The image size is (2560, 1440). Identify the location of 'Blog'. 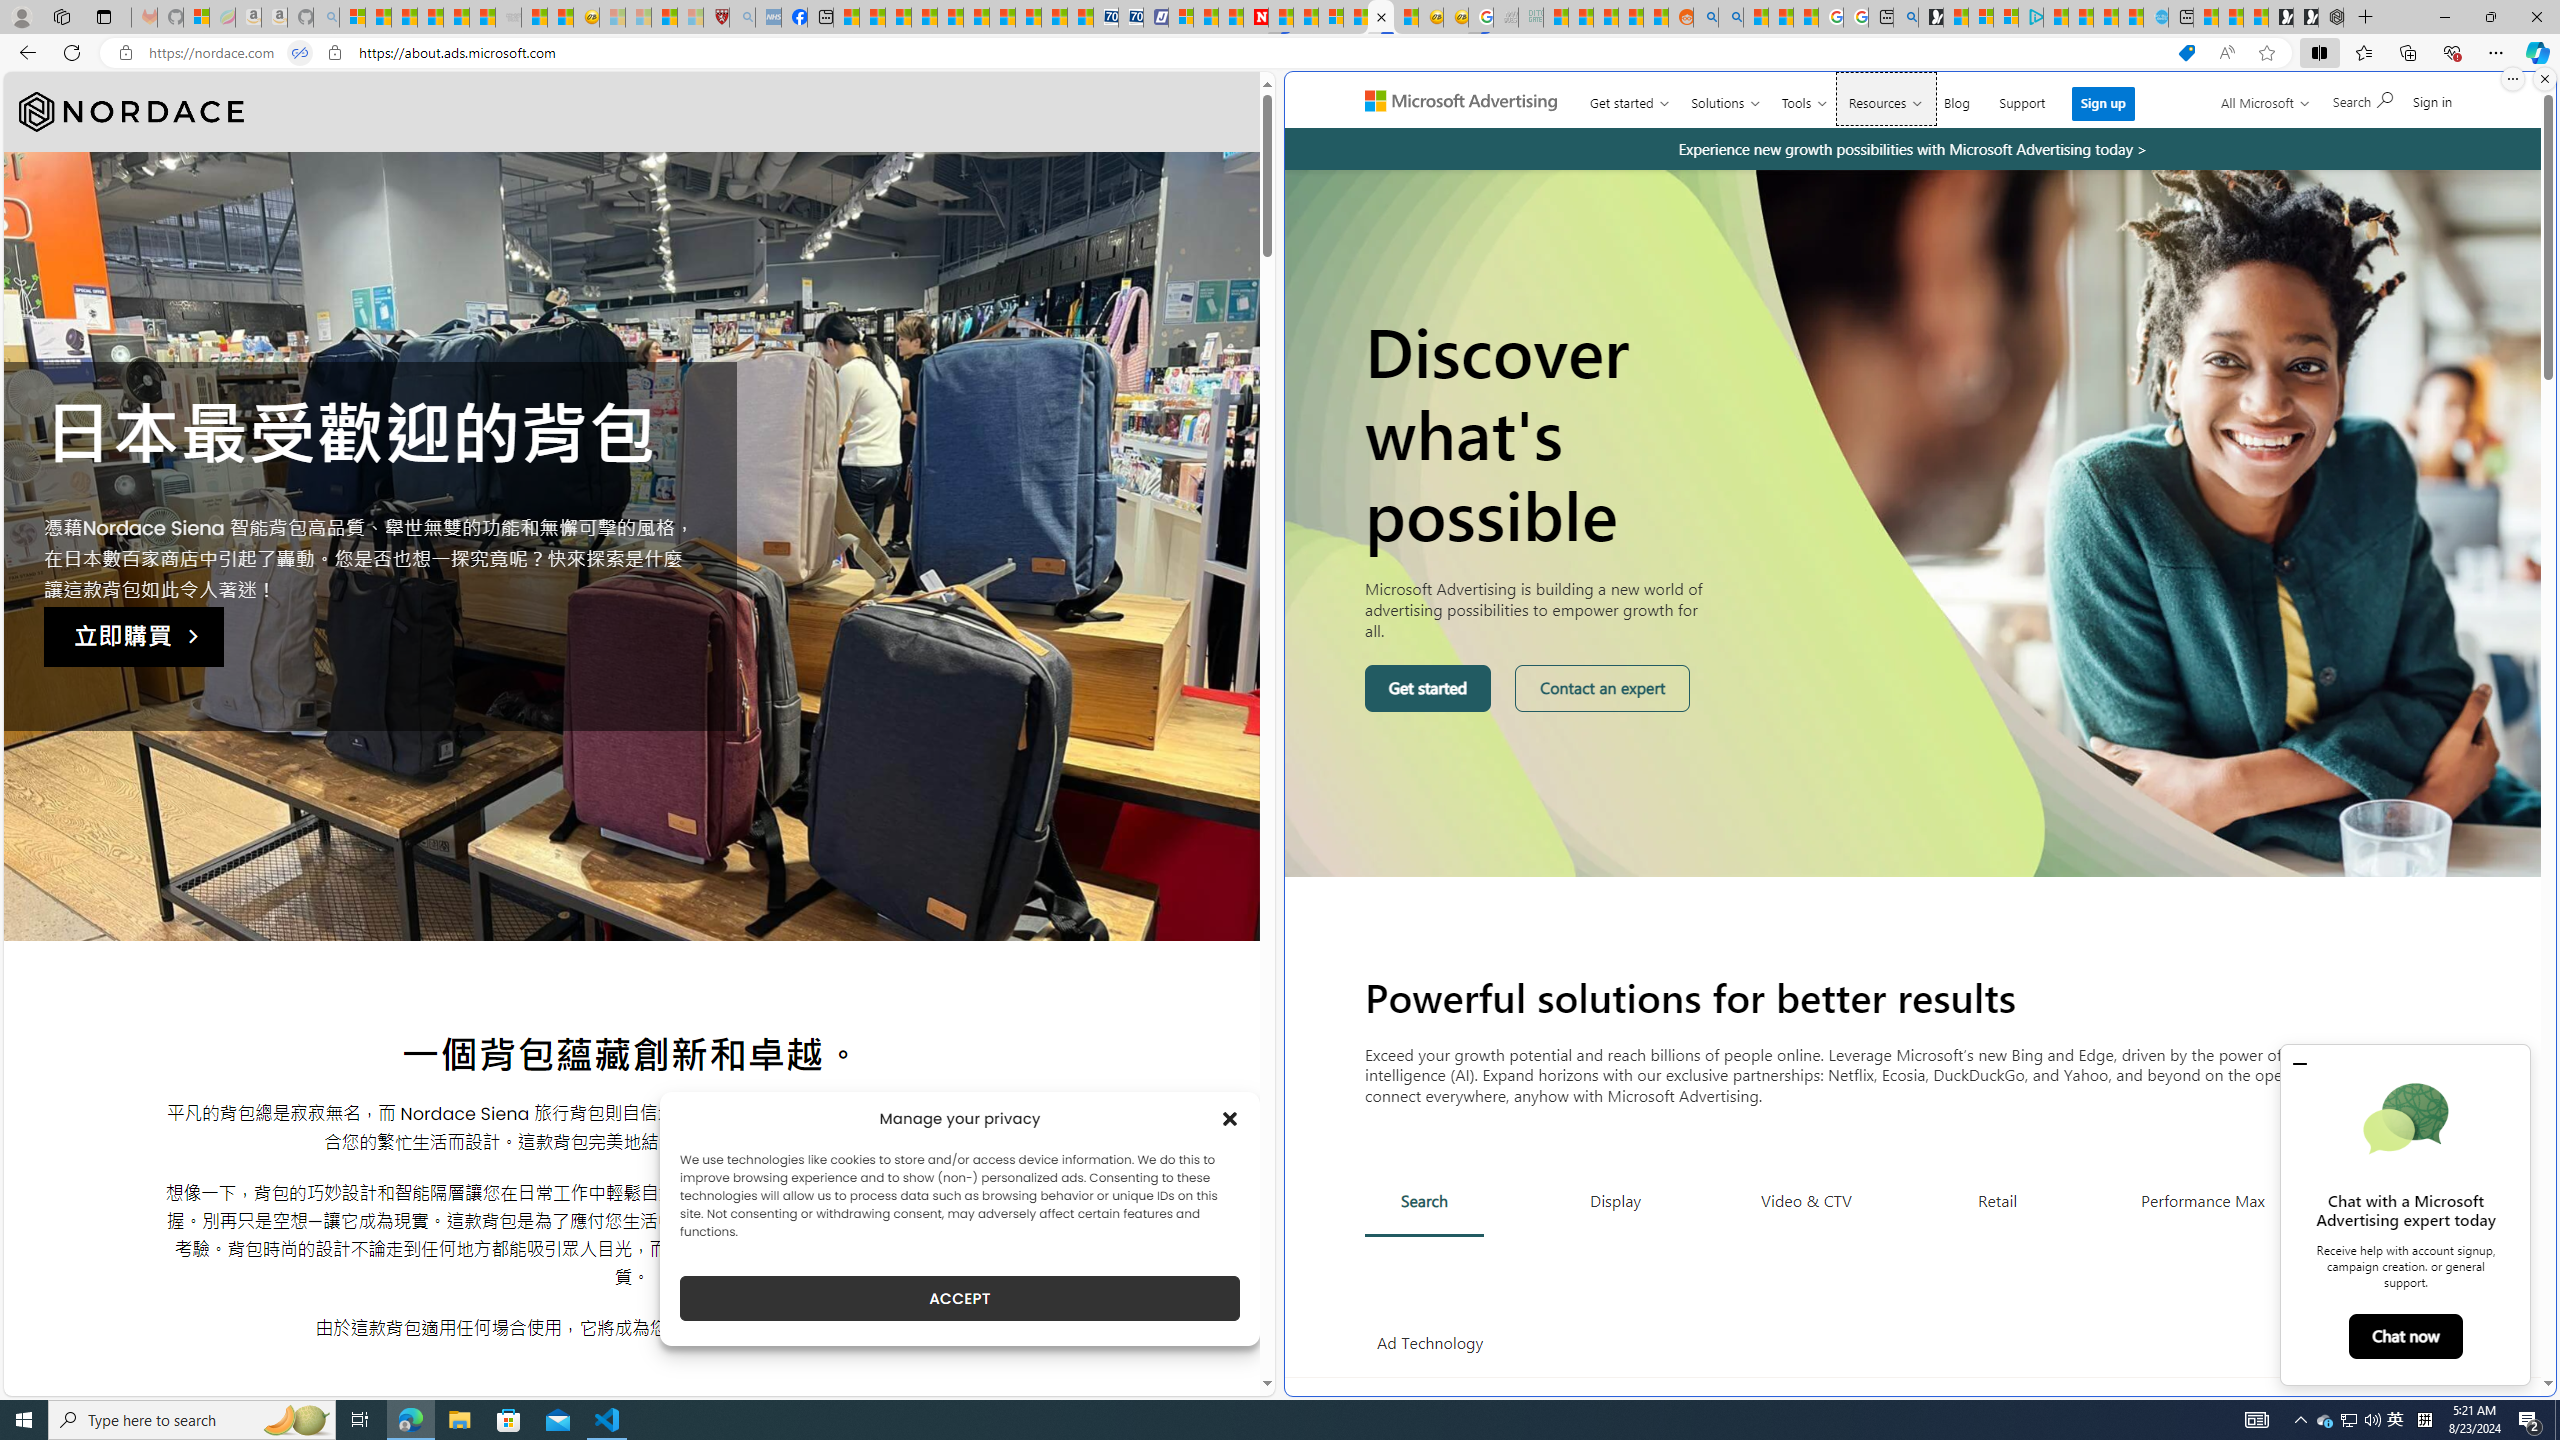
(1956, 99).